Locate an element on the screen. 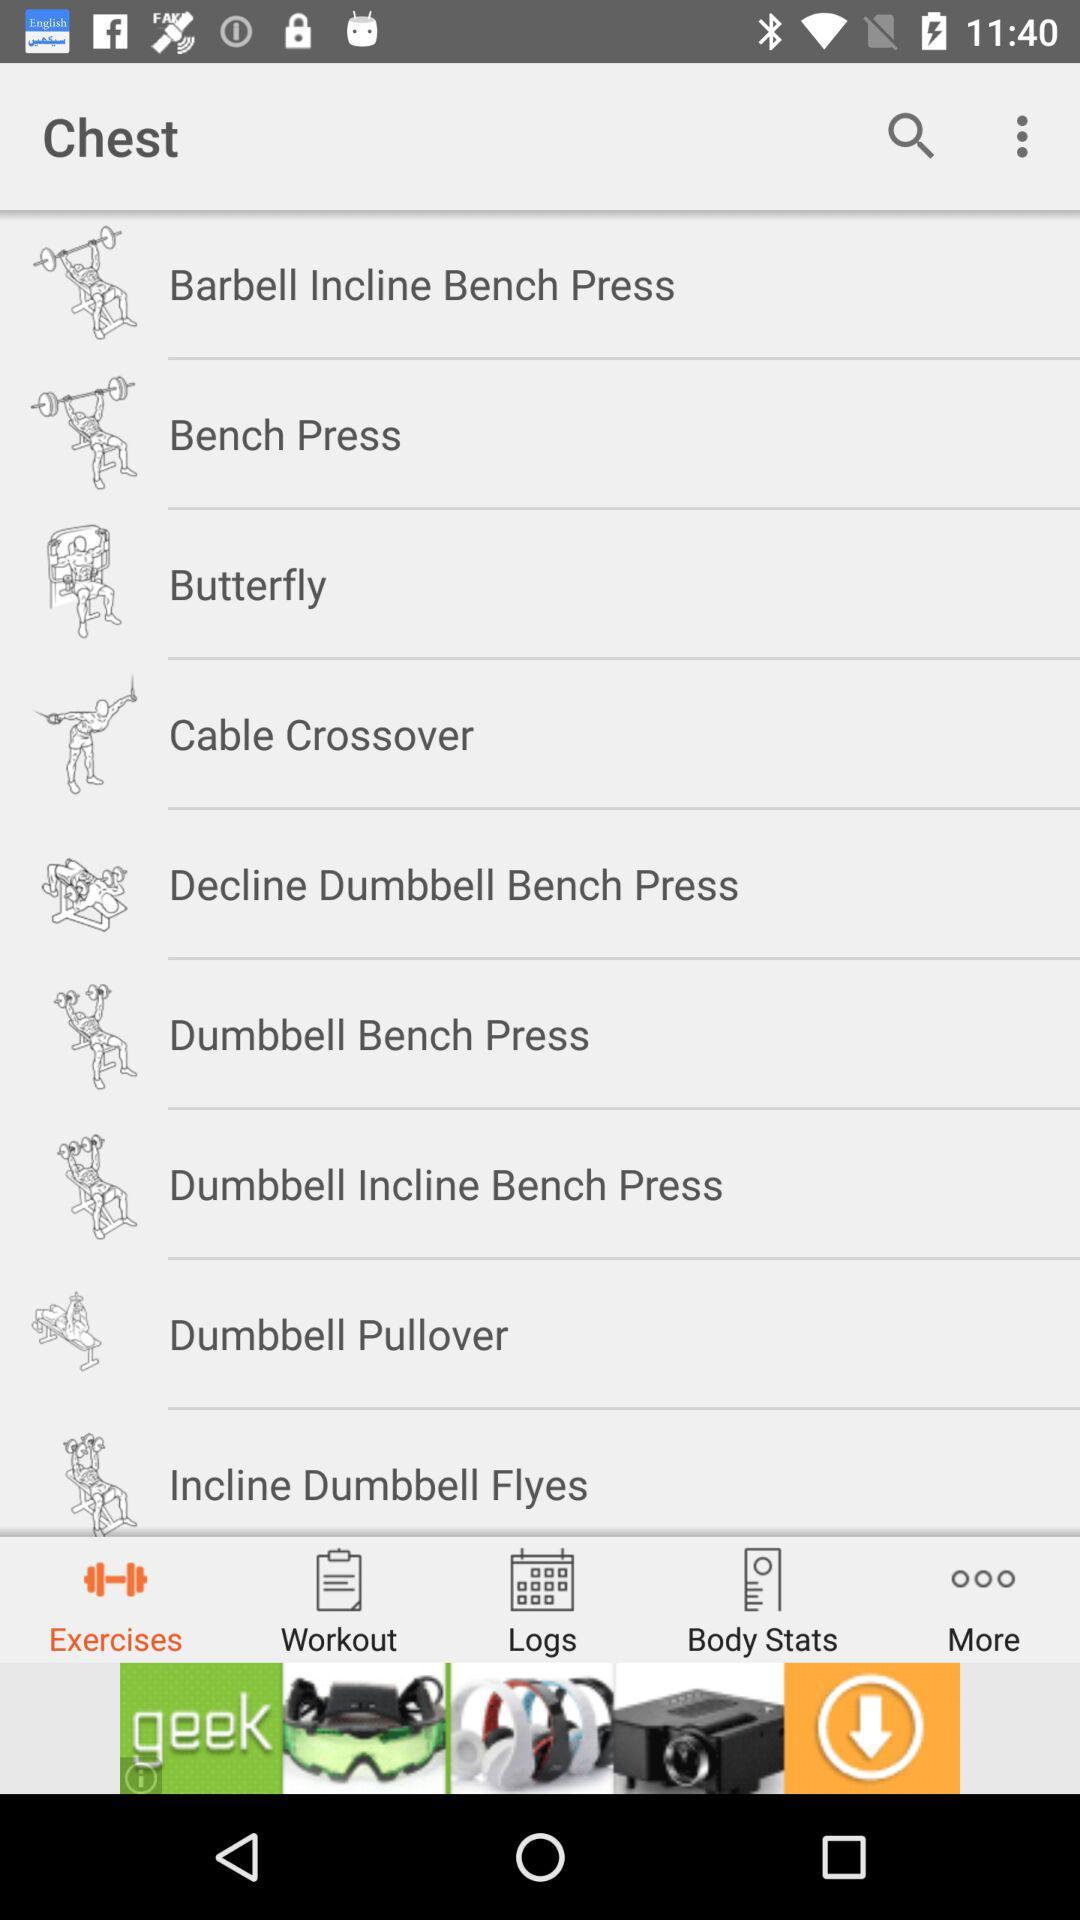 The height and width of the screenshot is (1920, 1080). advertisement display is located at coordinates (540, 1727).